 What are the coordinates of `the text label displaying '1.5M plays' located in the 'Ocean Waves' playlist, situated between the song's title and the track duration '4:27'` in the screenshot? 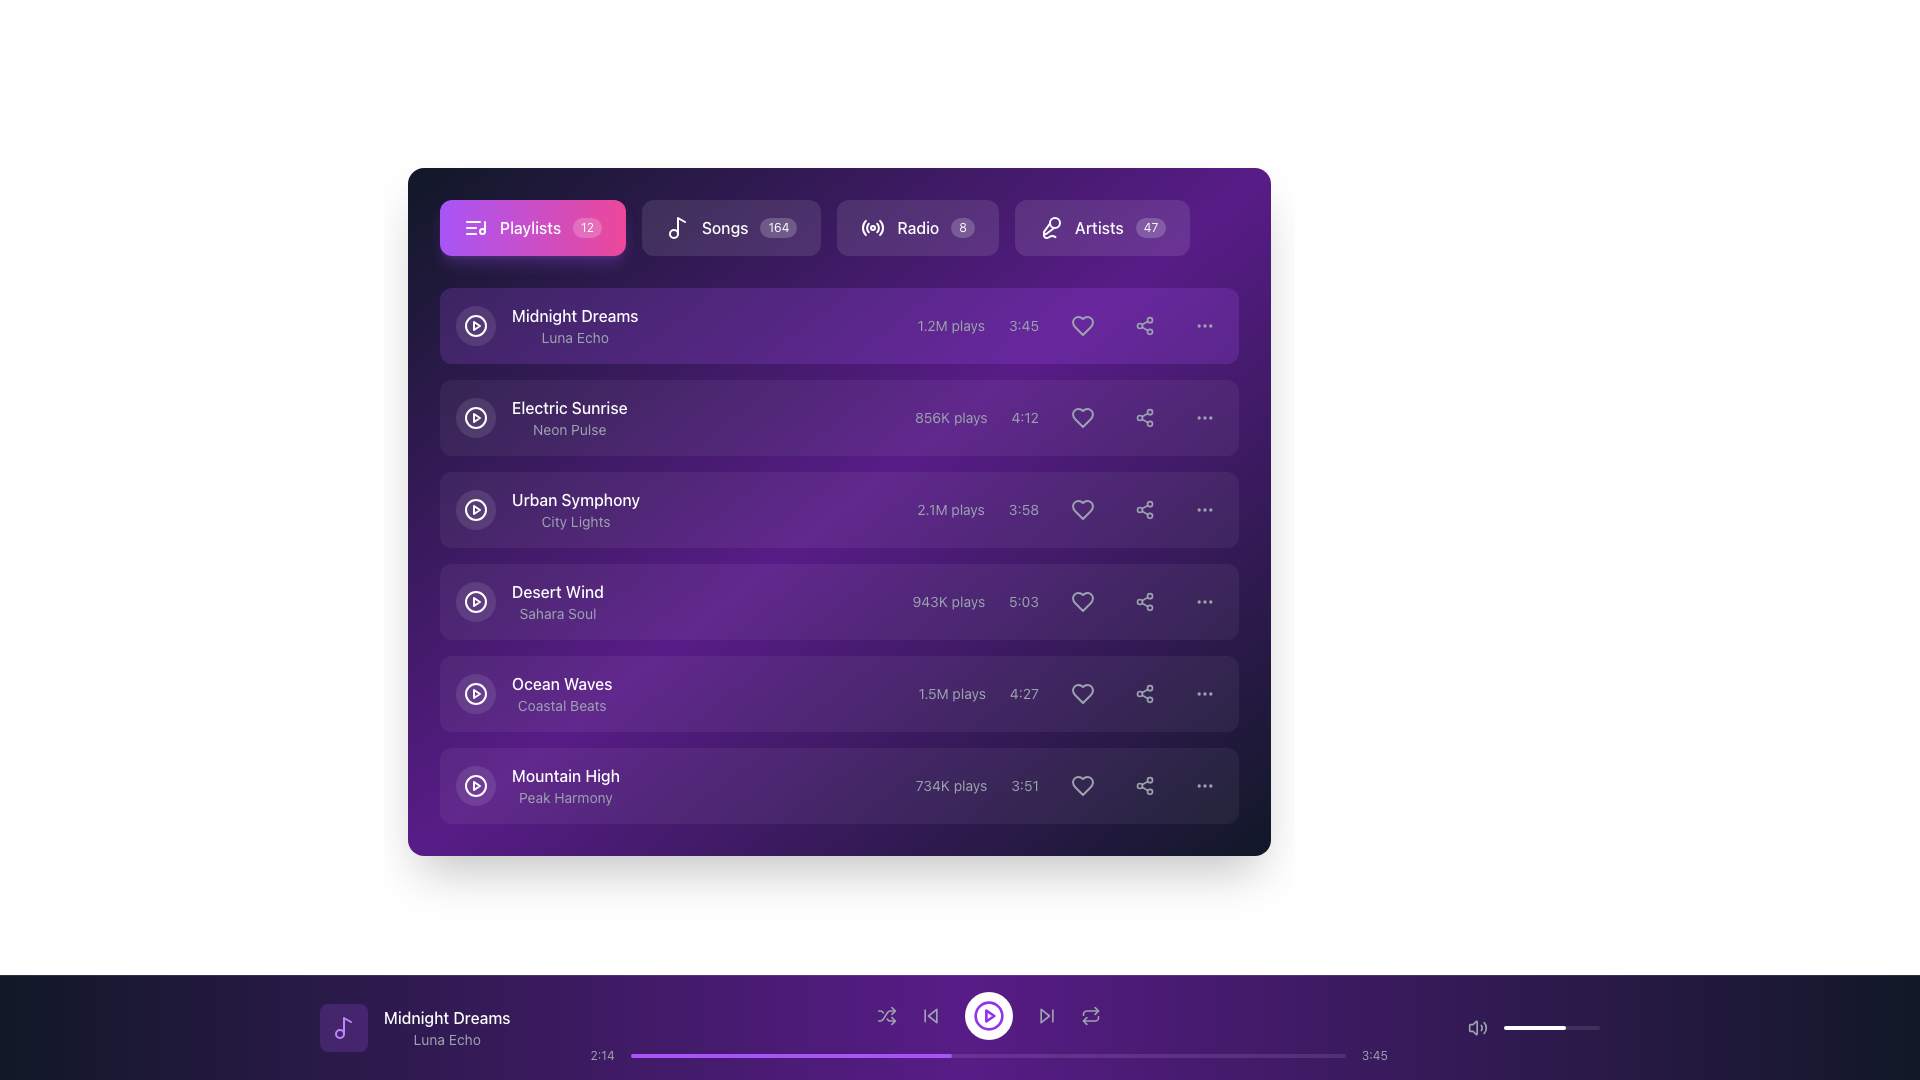 It's located at (951, 693).